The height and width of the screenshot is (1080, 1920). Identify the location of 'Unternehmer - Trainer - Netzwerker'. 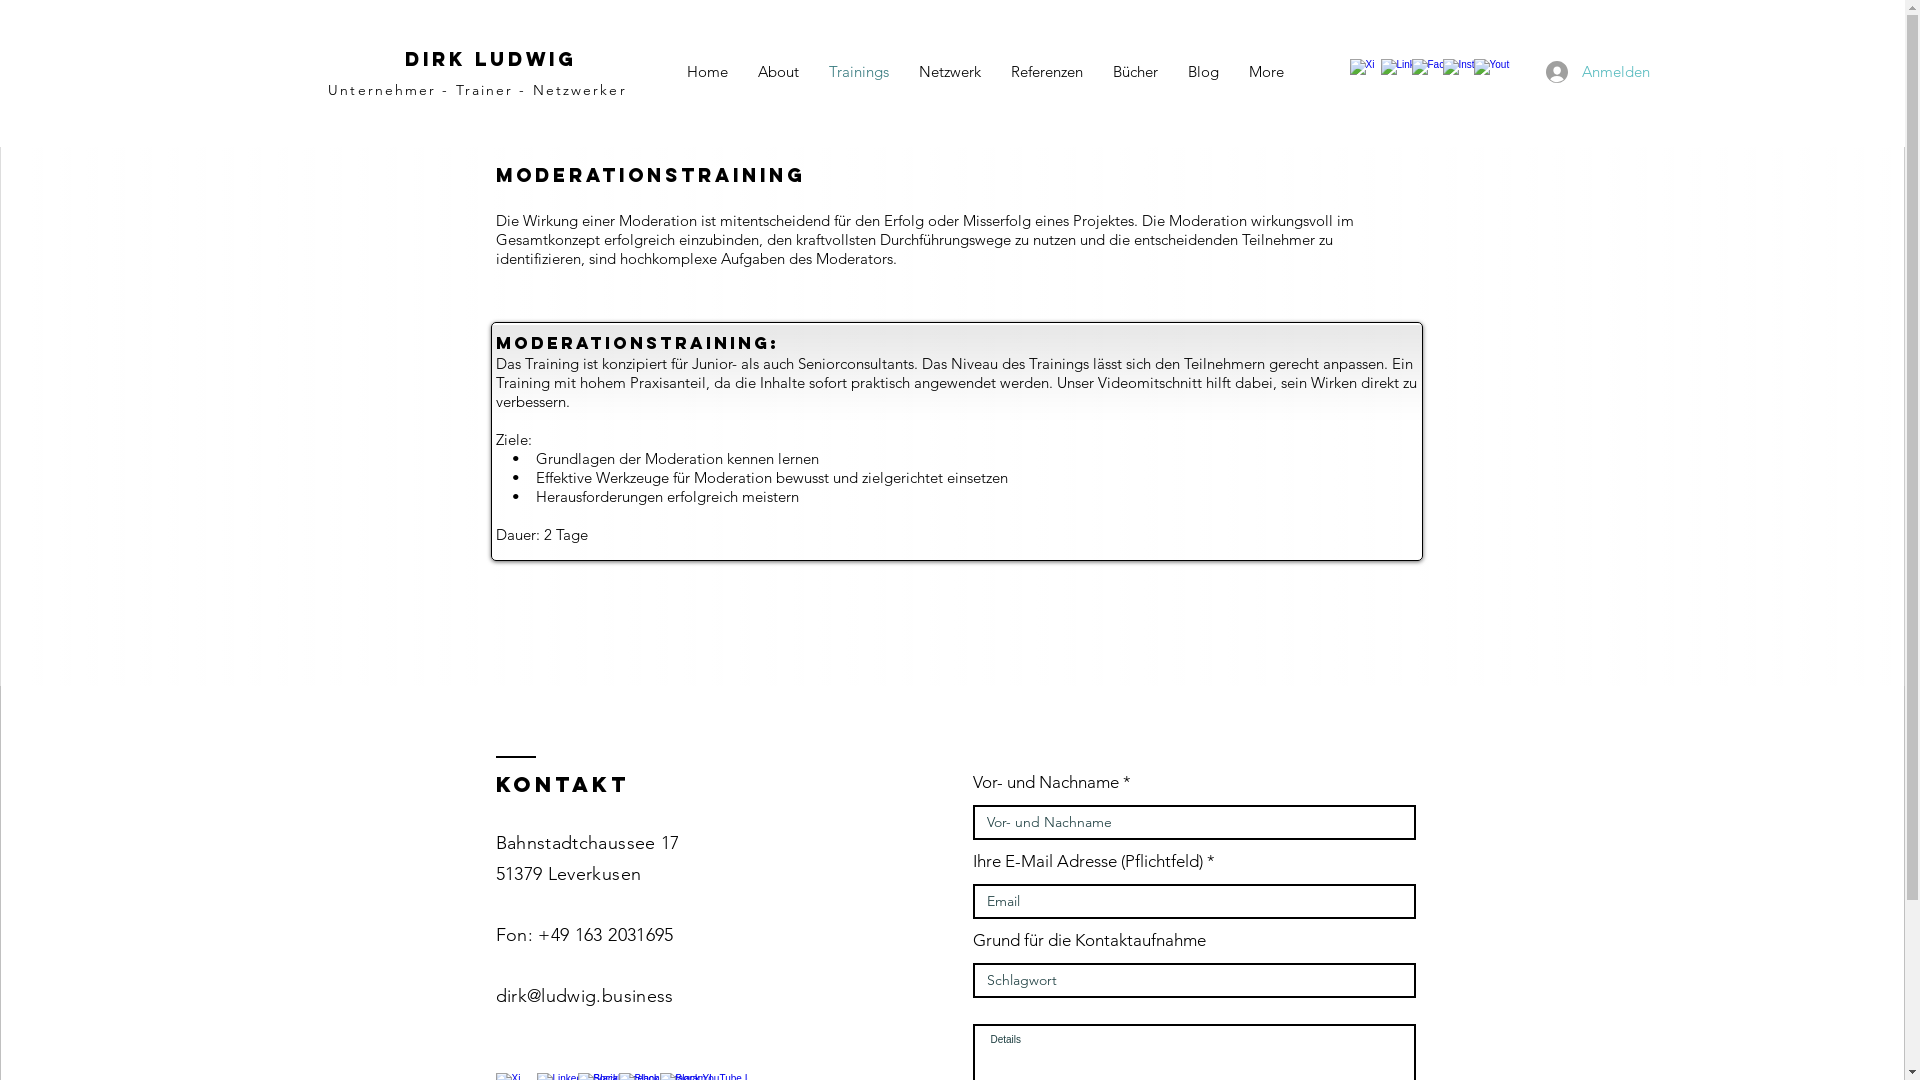
(475, 88).